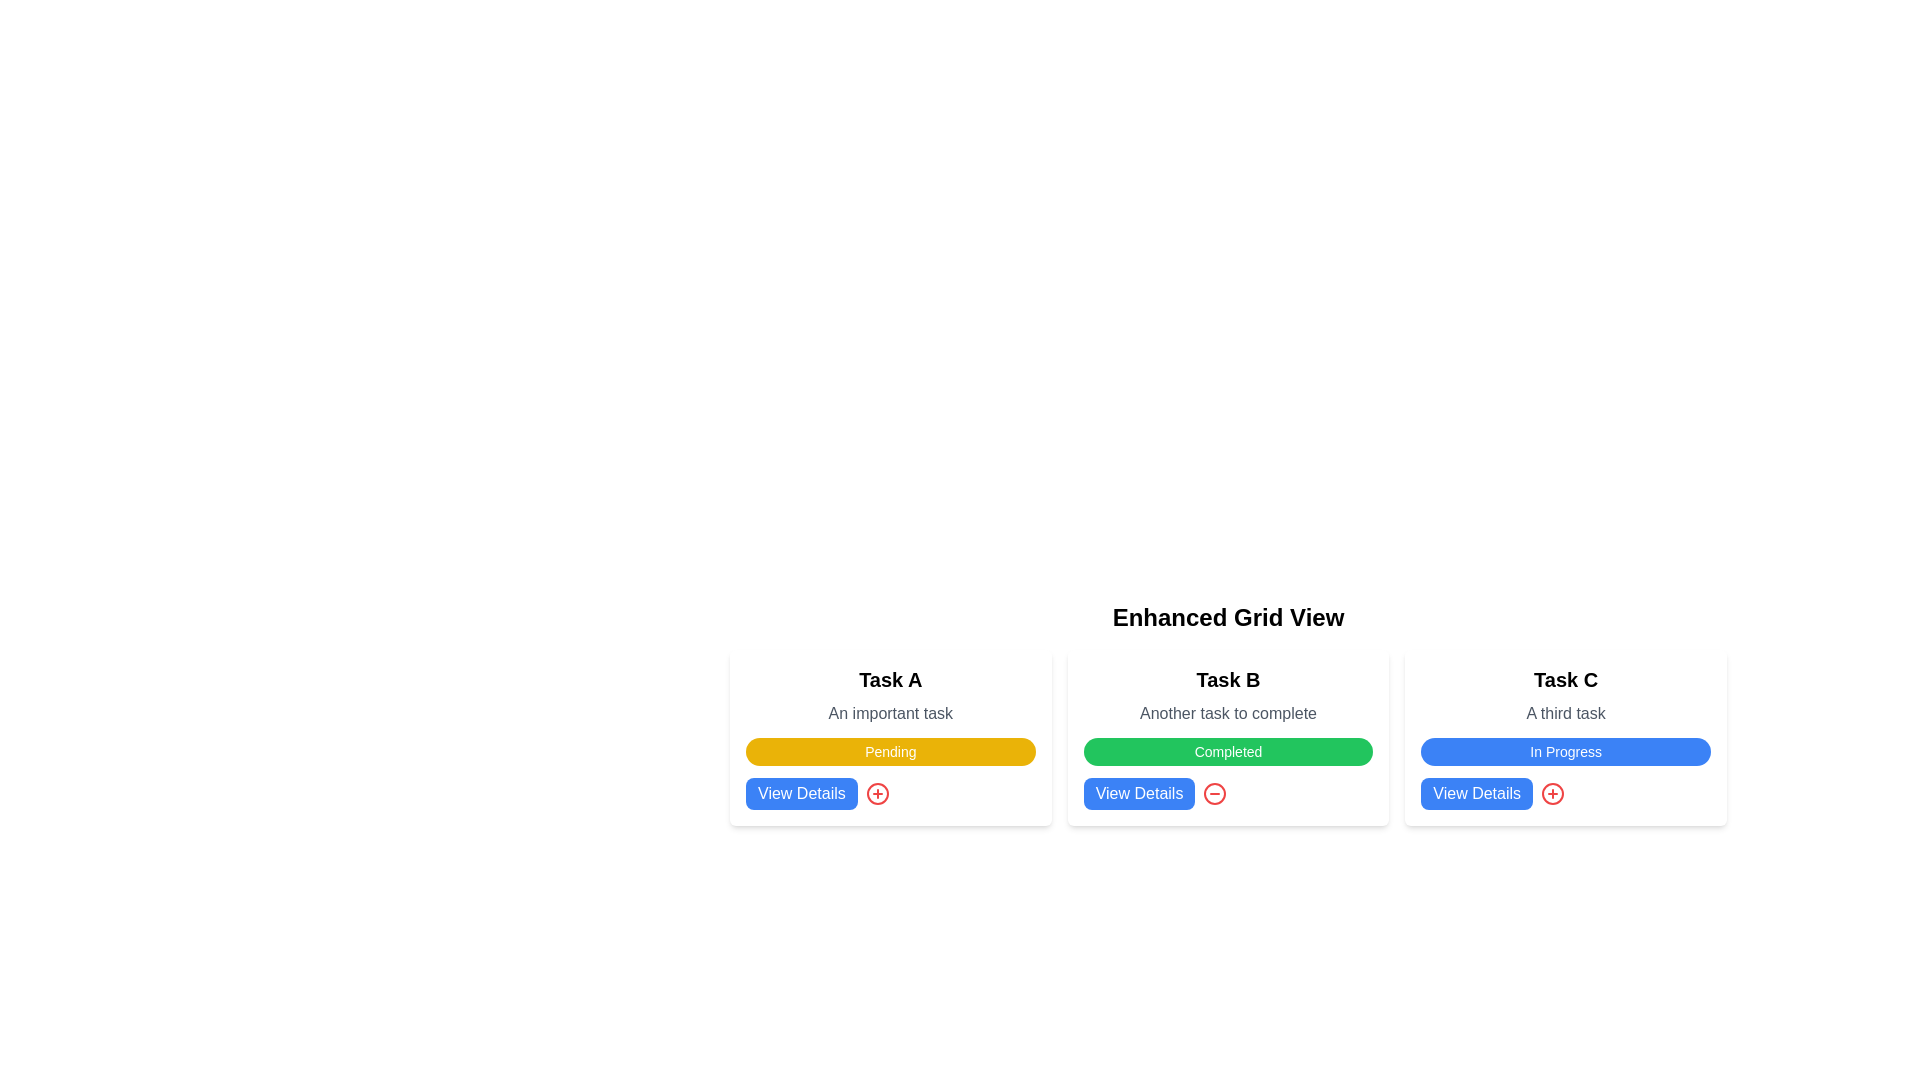 The height and width of the screenshot is (1080, 1920). What do you see at coordinates (877, 793) in the screenshot?
I see `the red '+' action icon located to the right of the 'View Details' button in the 'Task A' section` at bounding box center [877, 793].